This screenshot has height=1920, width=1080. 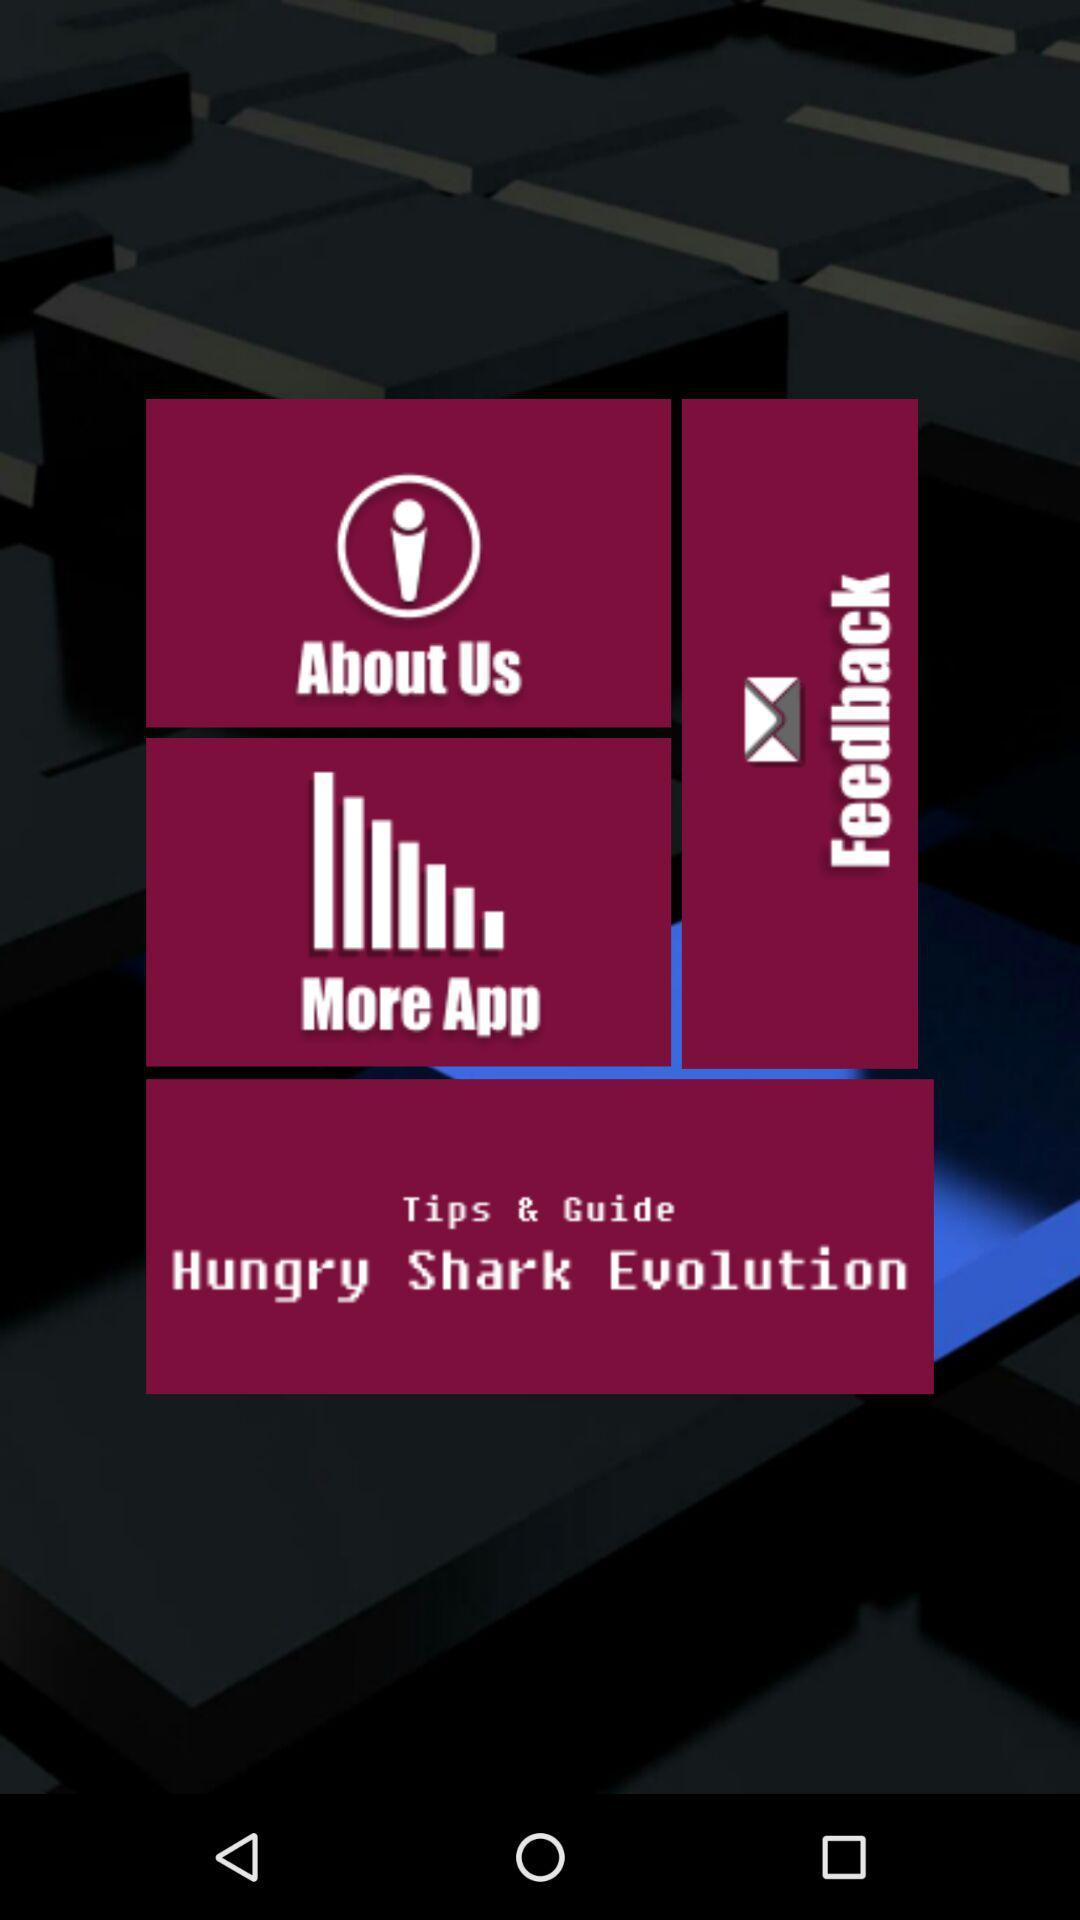 What do you see at coordinates (798, 732) in the screenshot?
I see `the icon on the right` at bounding box center [798, 732].